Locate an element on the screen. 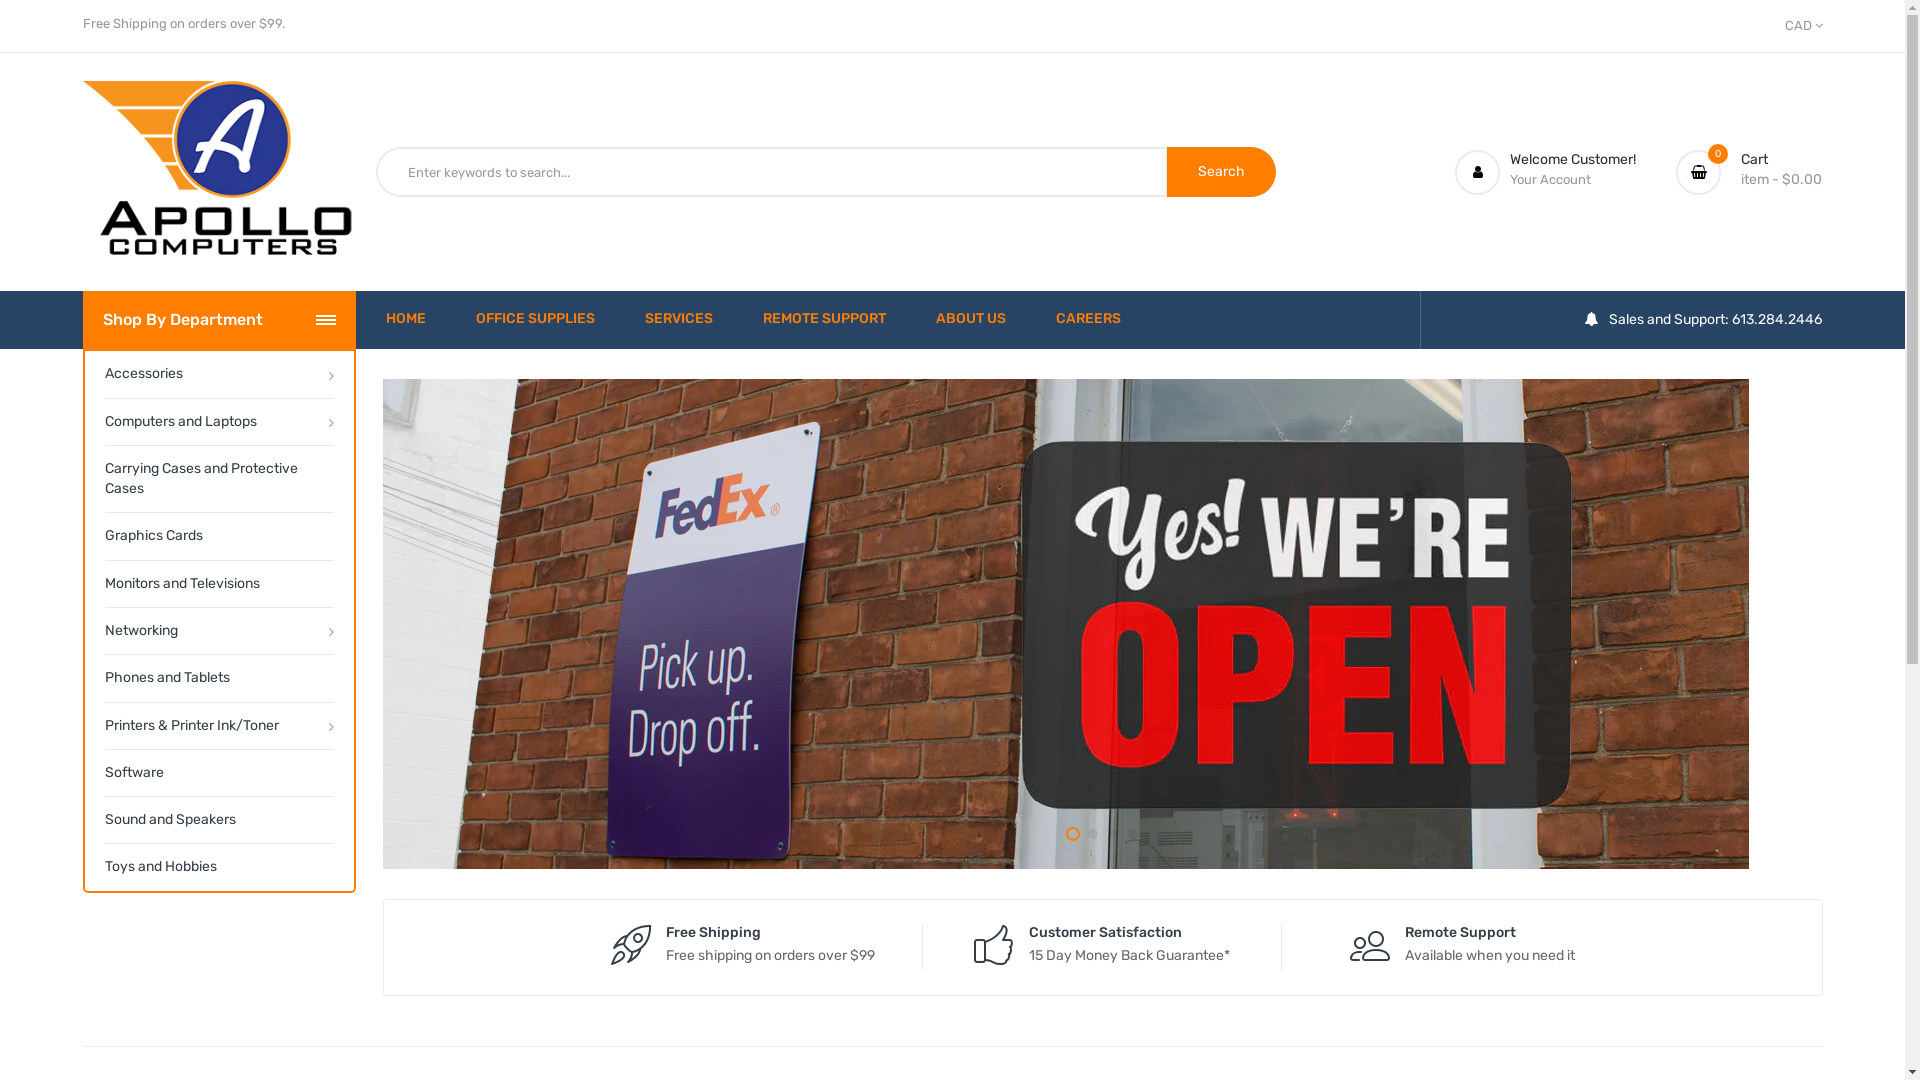 Image resolution: width=1920 pixels, height=1080 pixels. 'REMOTE SUPPORT' is located at coordinates (762, 318).